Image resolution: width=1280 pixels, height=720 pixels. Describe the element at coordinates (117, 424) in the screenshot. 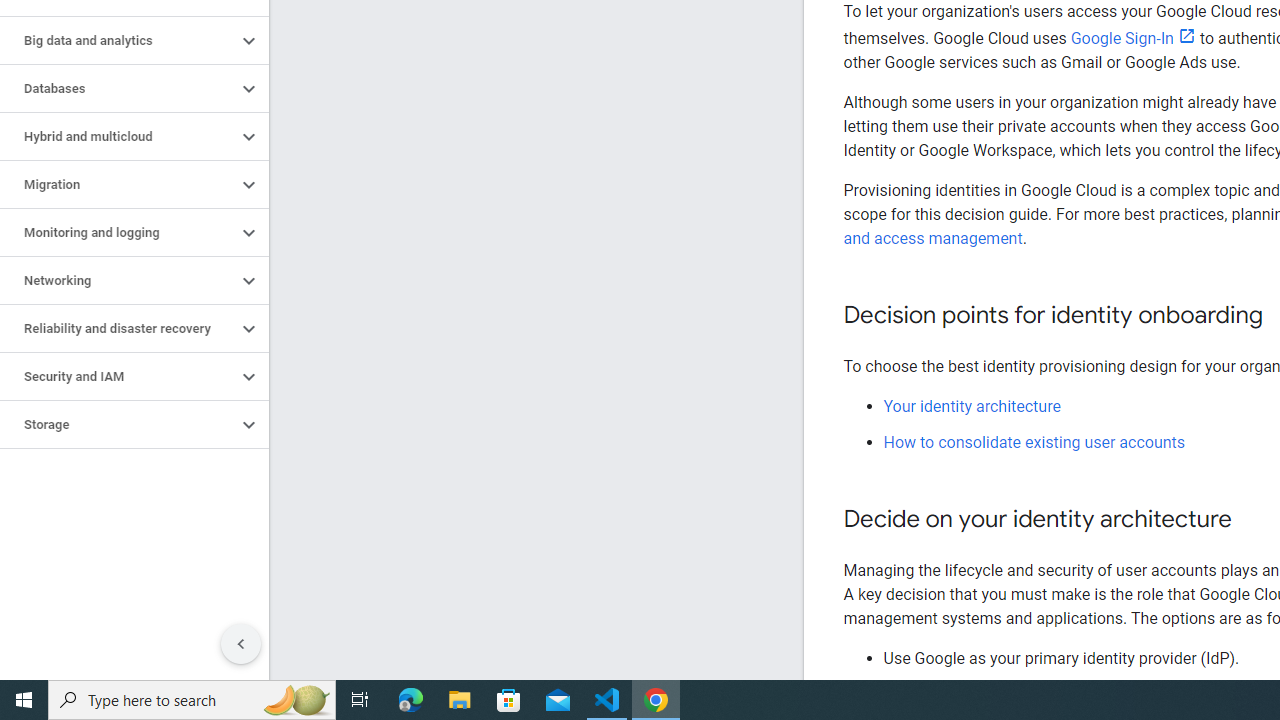

I see `'Storage'` at that location.